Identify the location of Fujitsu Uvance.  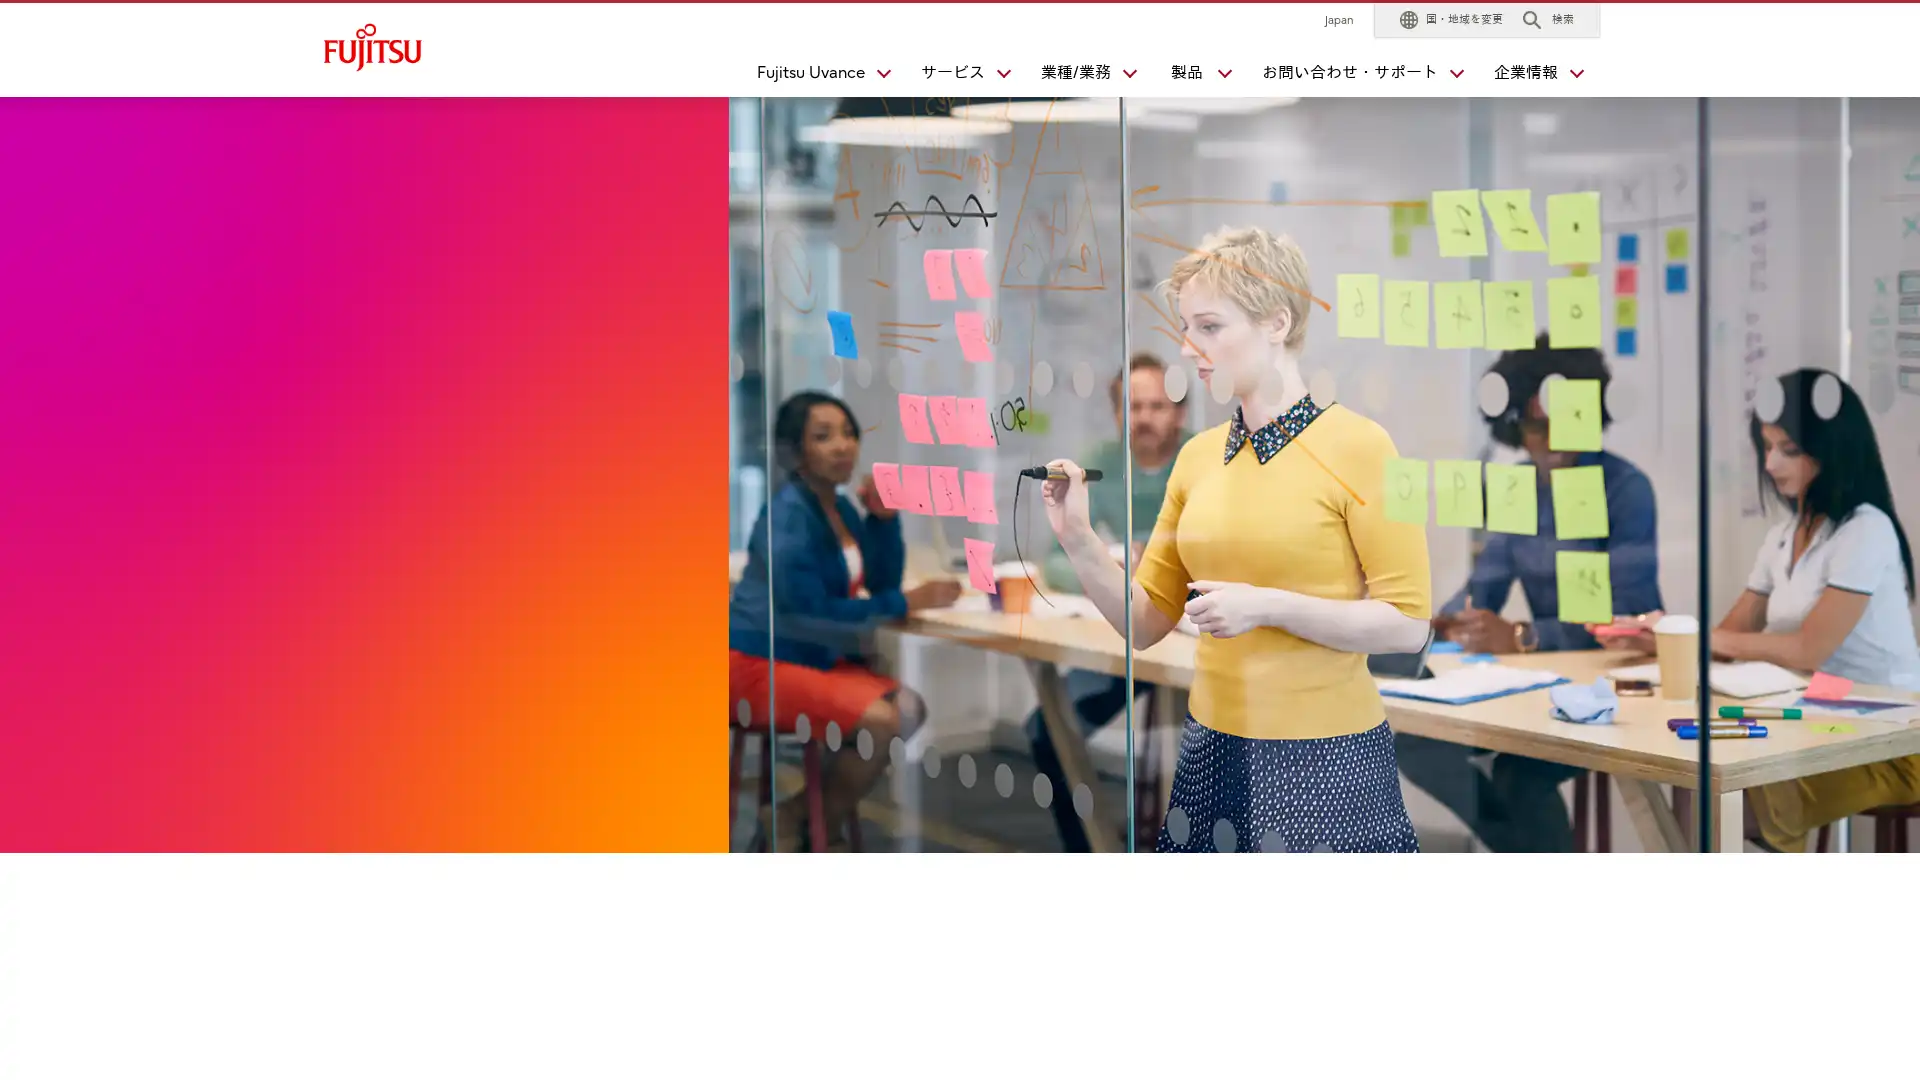
(815, 76).